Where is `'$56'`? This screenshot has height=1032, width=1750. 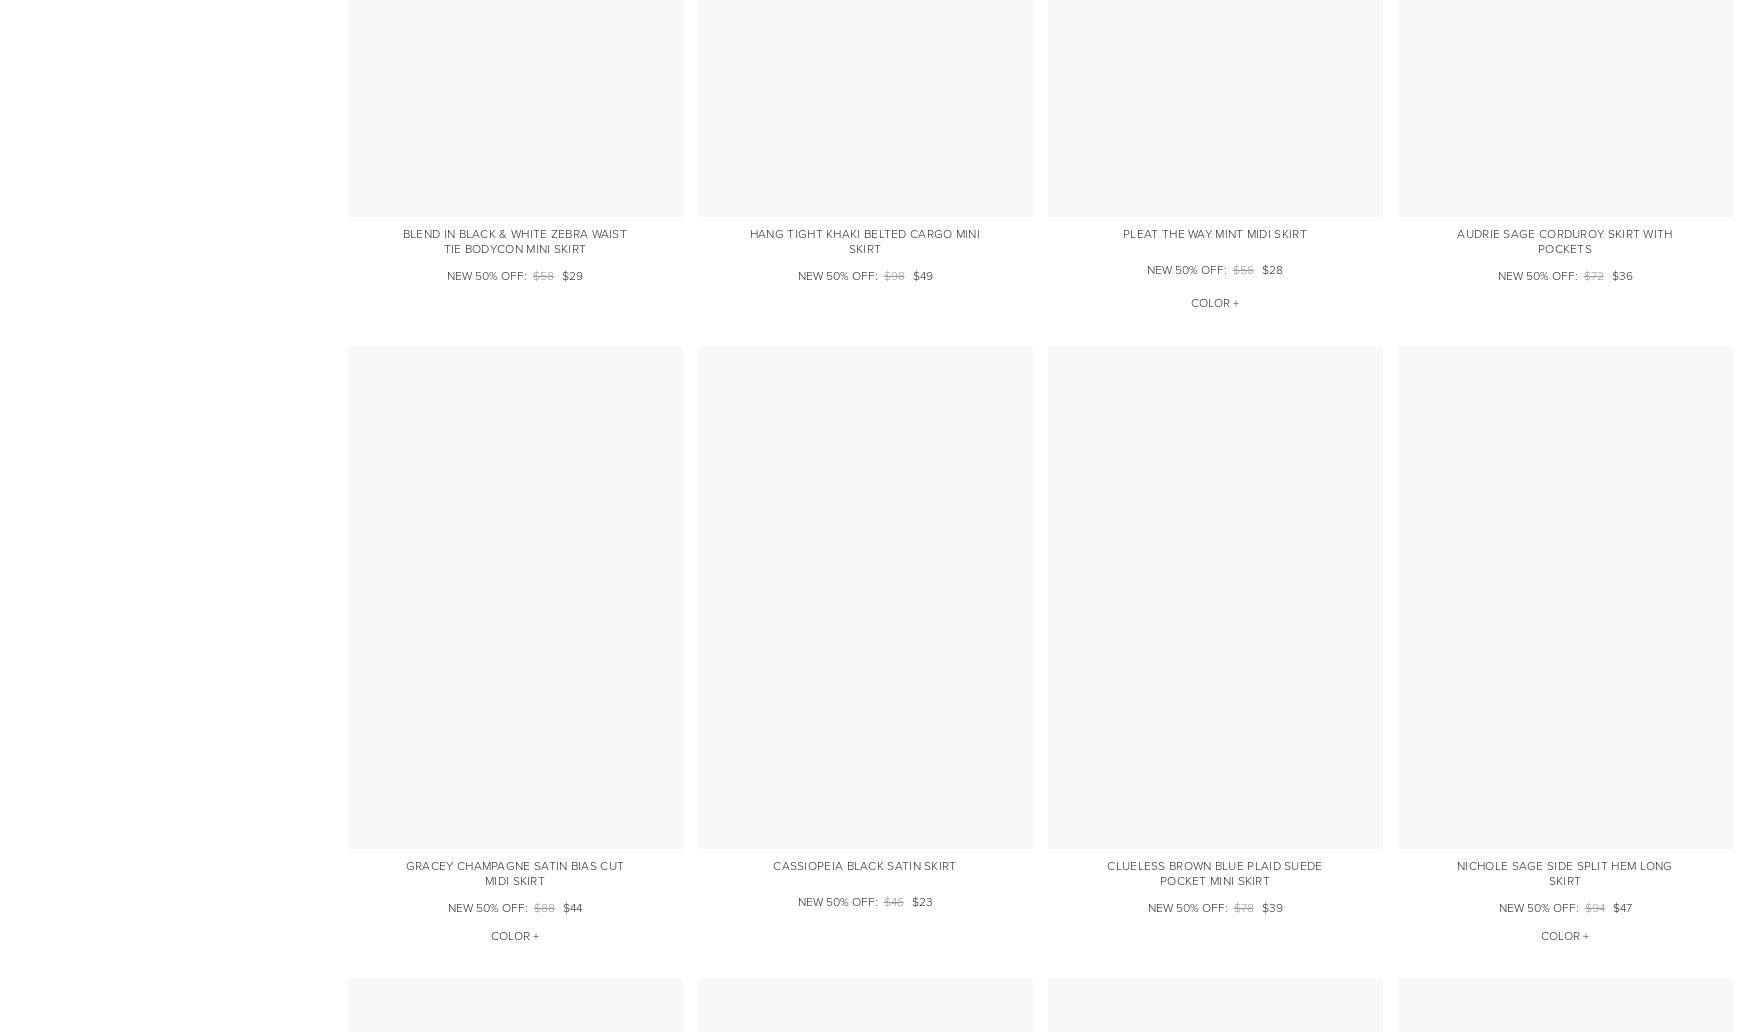
'$56' is located at coordinates (1233, 269).